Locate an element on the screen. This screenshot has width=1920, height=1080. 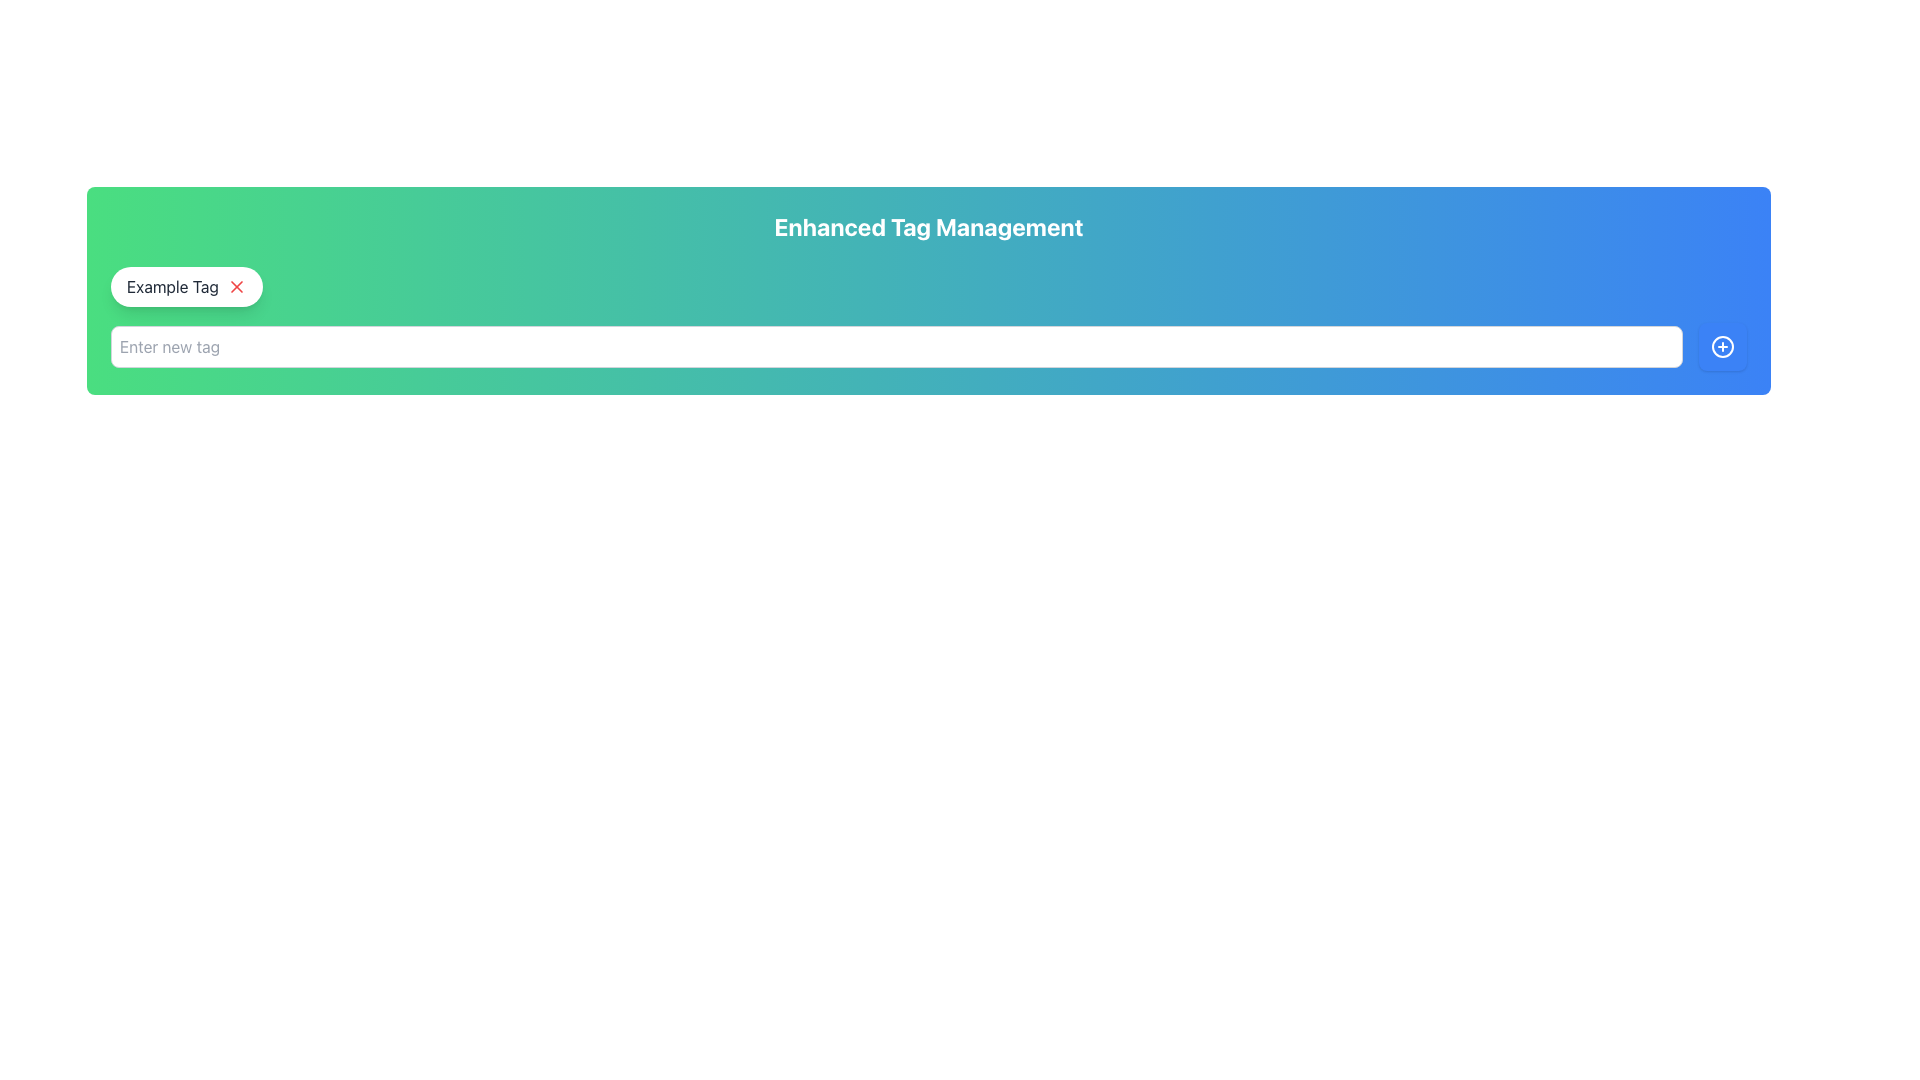
the first tag button in the top-left corner of the interface is located at coordinates (186, 286).